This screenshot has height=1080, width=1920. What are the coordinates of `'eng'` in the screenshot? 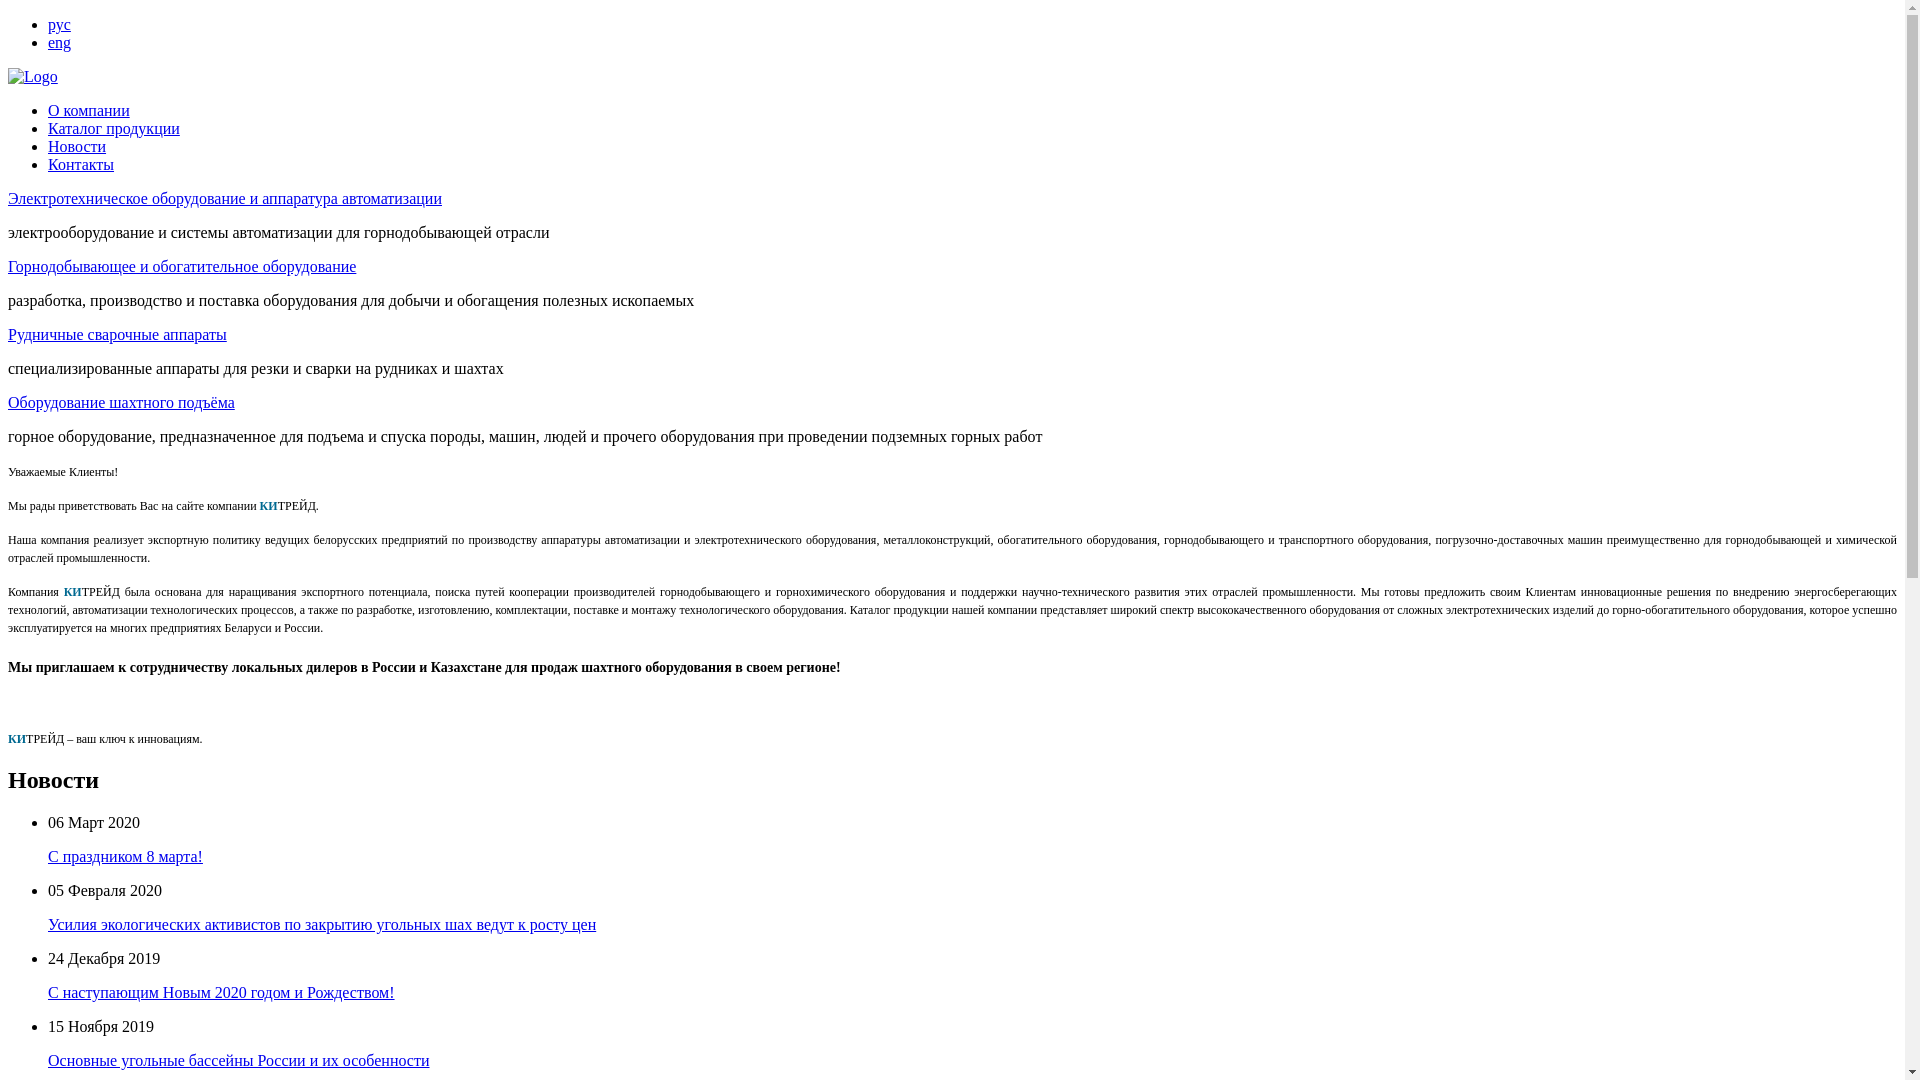 It's located at (48, 42).